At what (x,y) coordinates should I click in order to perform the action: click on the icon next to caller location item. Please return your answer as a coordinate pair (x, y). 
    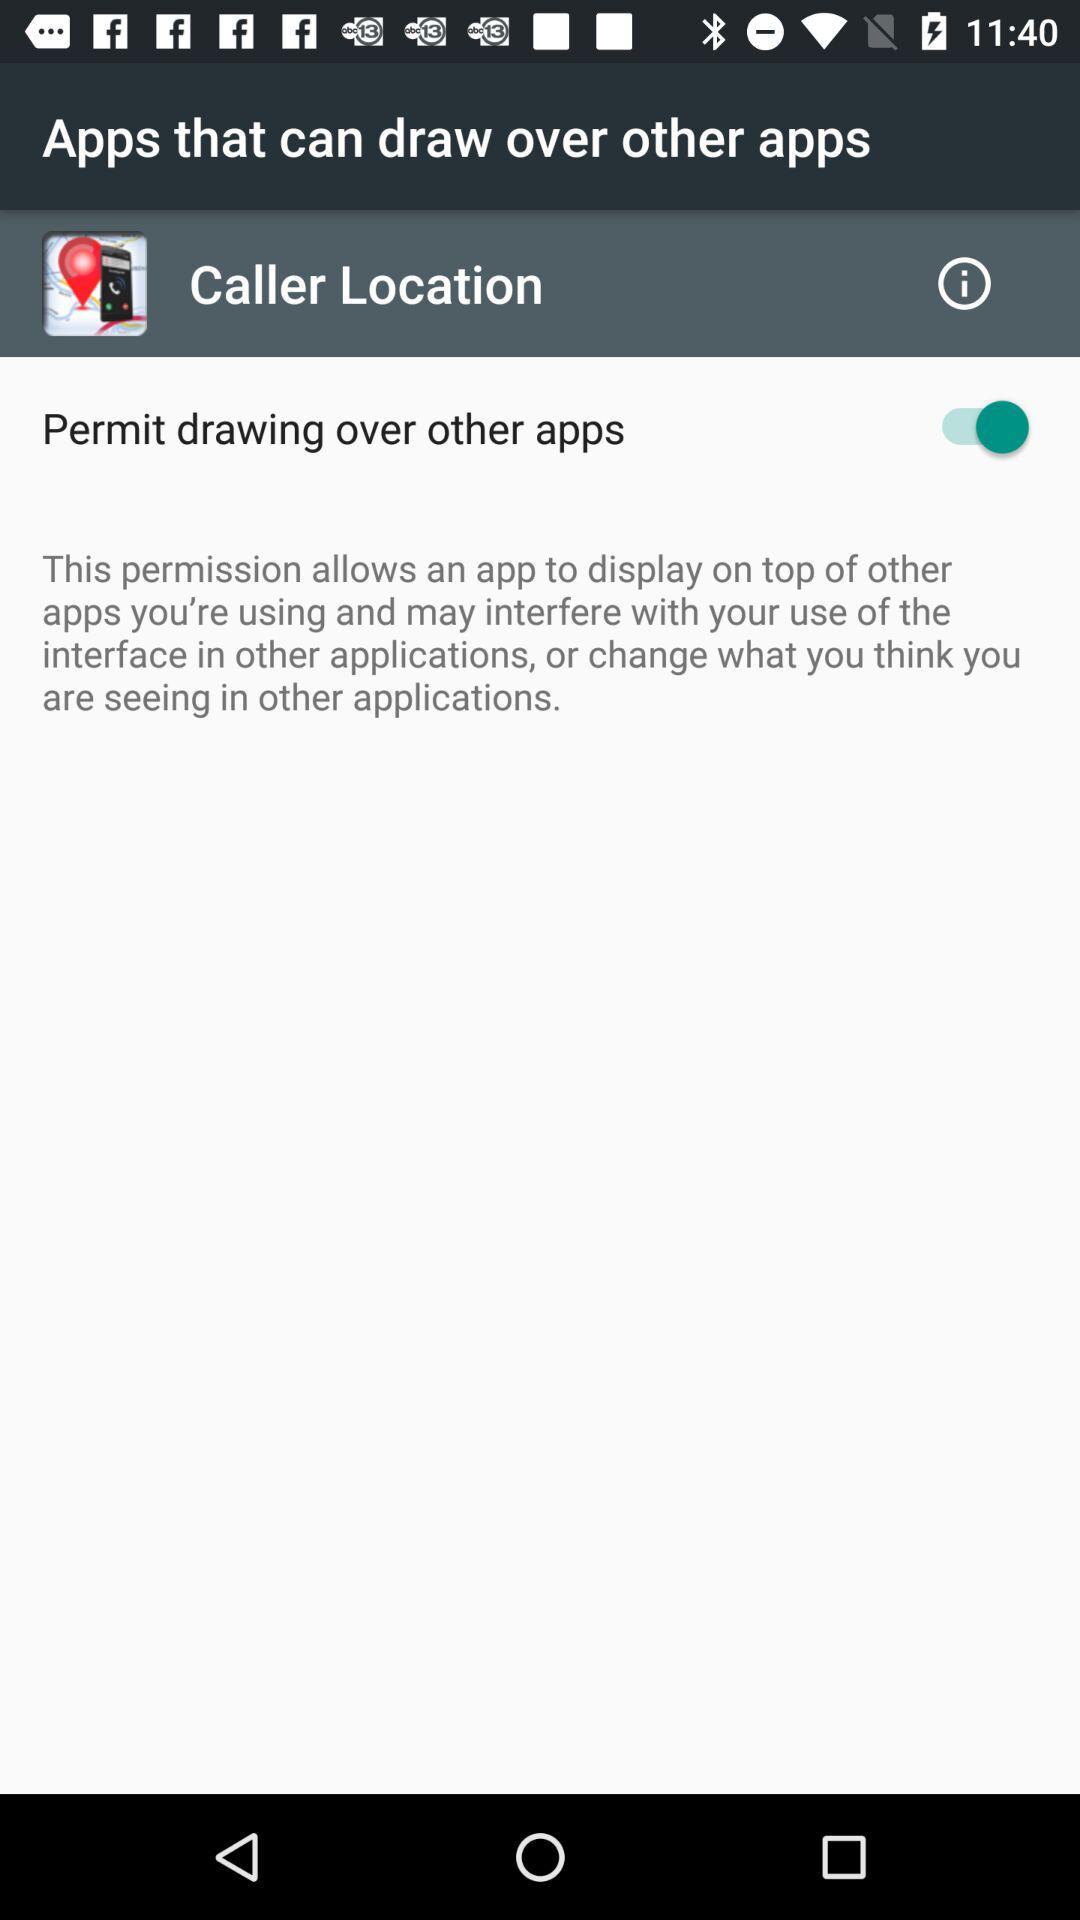
    Looking at the image, I should click on (963, 282).